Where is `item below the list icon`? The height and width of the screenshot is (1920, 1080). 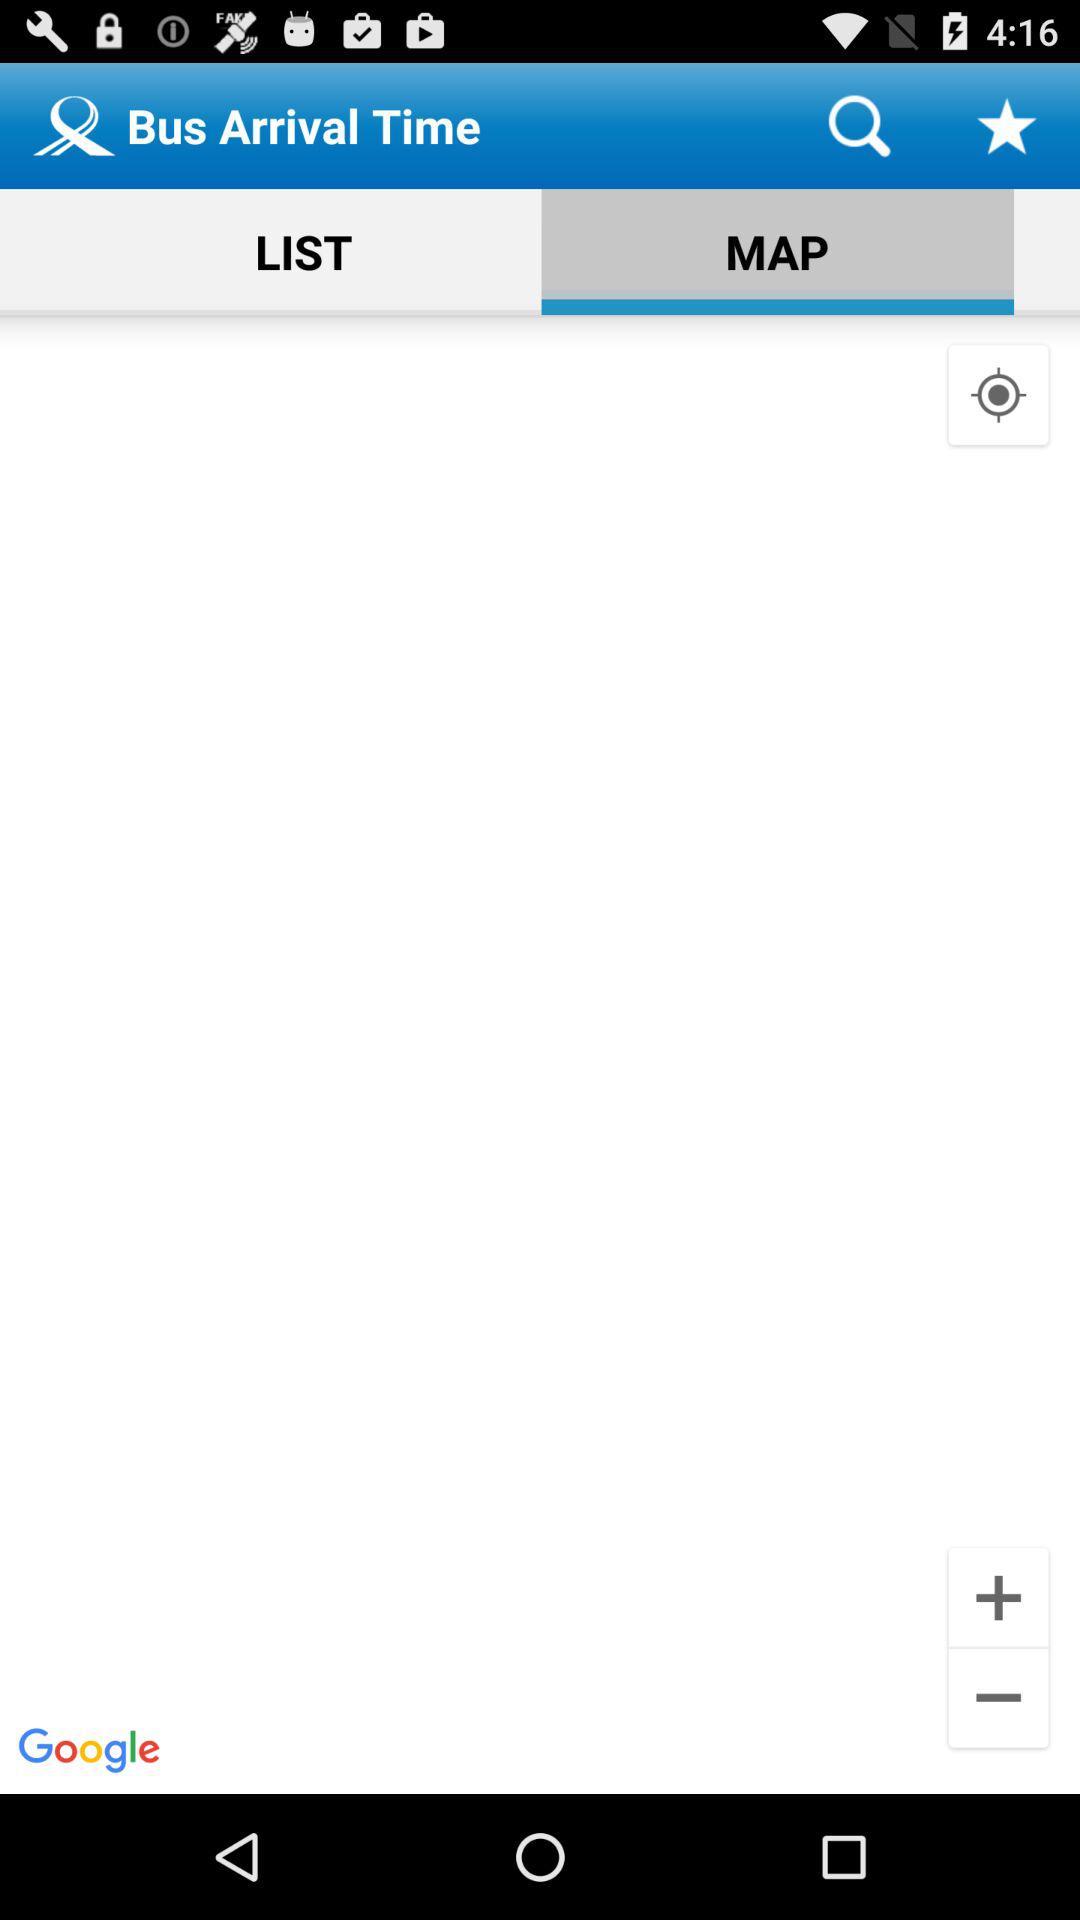 item below the list icon is located at coordinates (540, 1053).